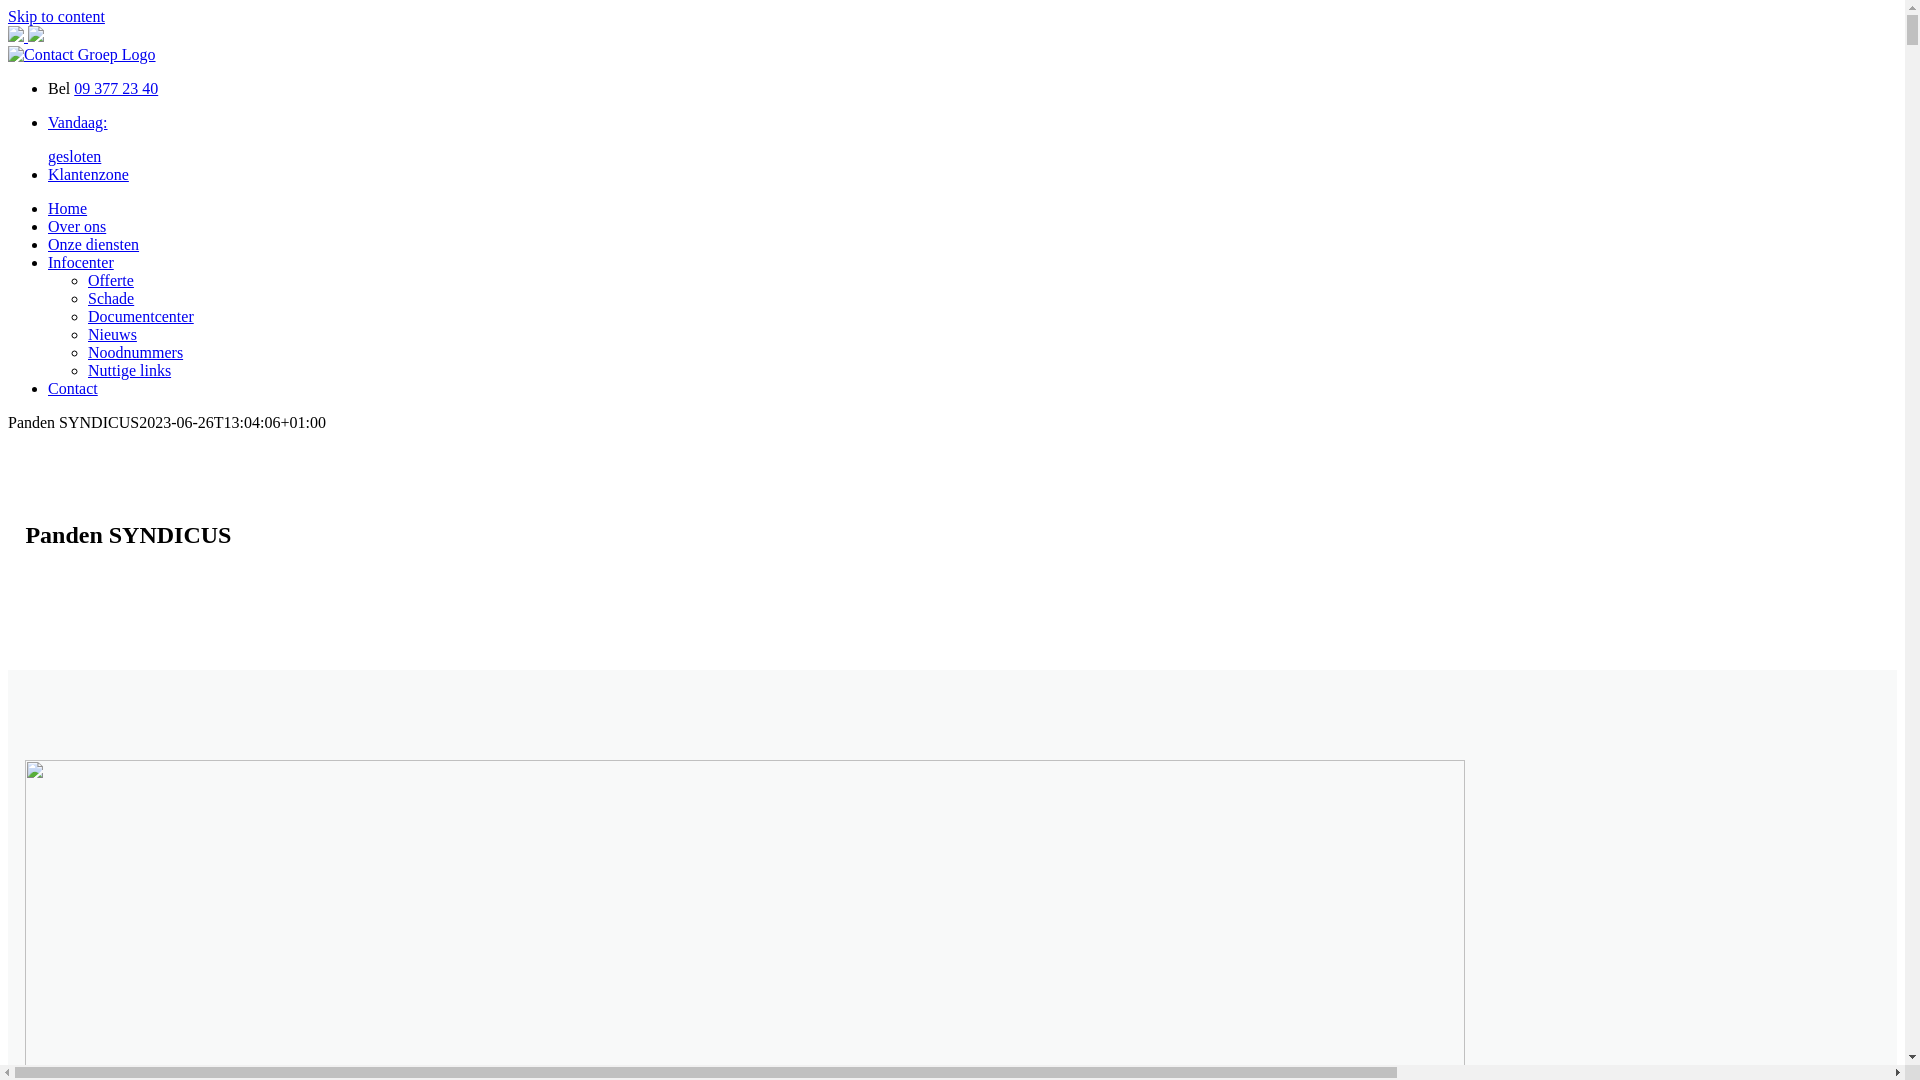  I want to click on 'Schade', so click(109, 298).